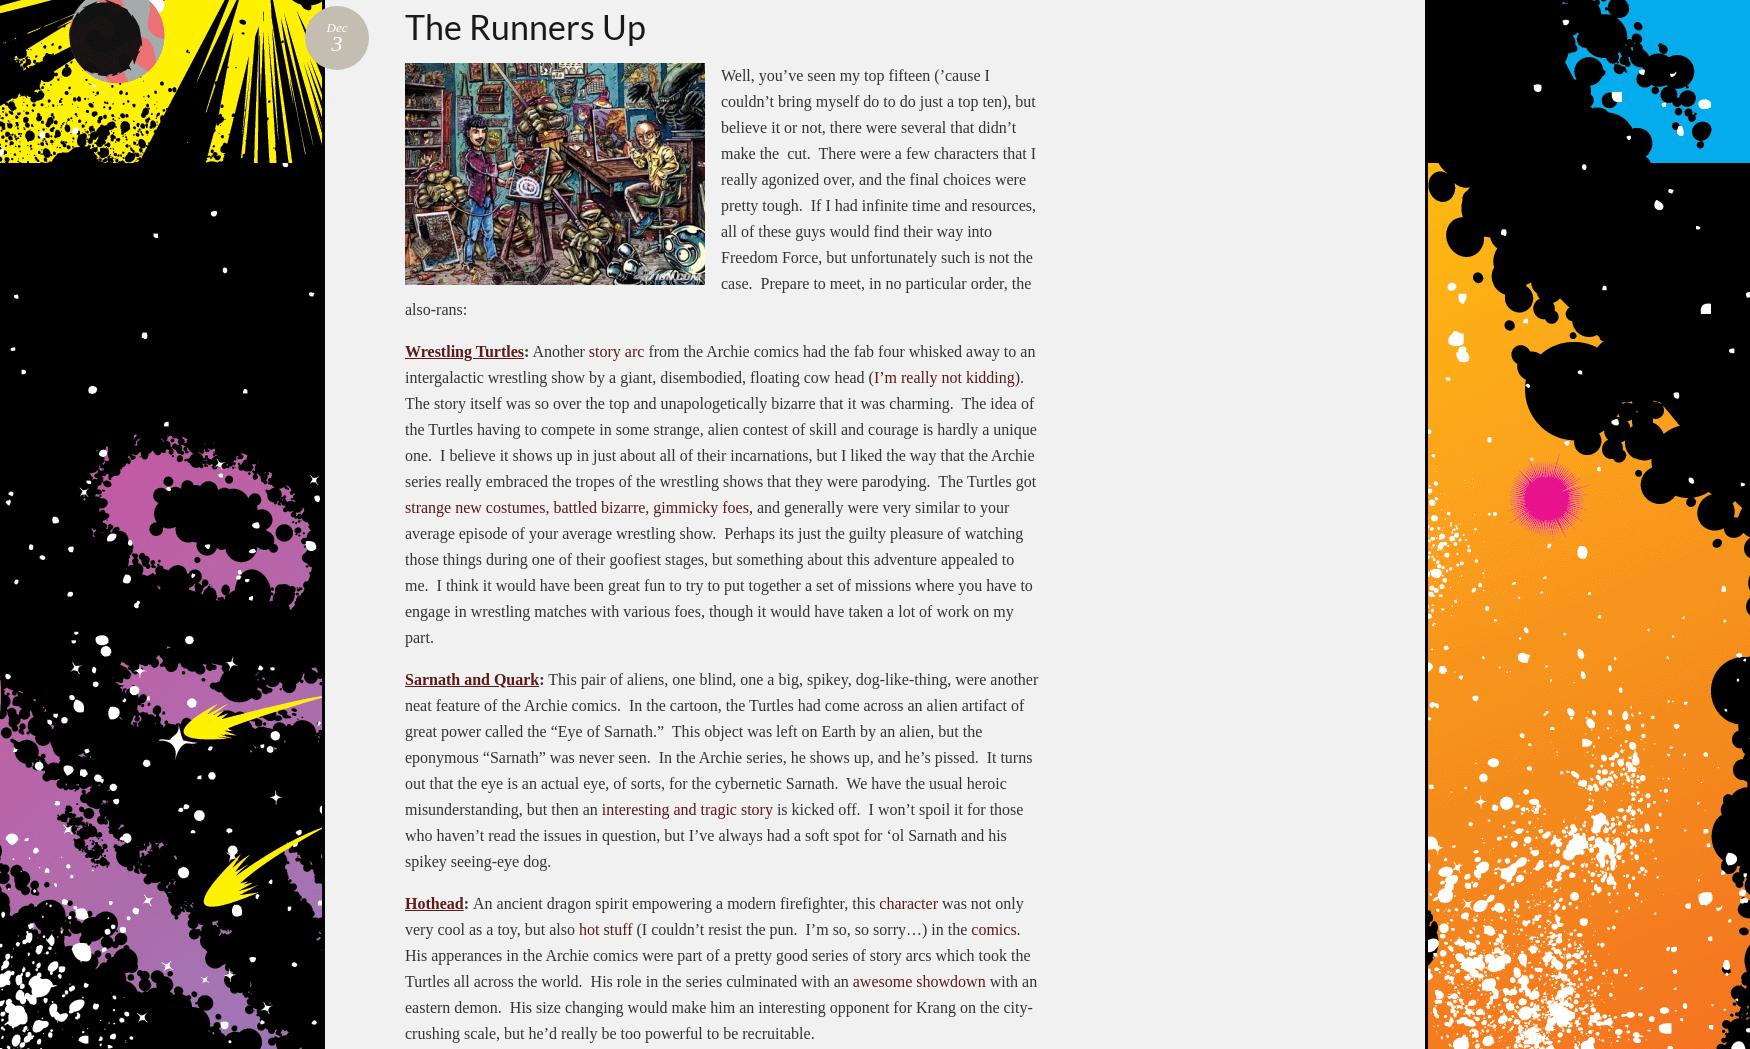  Describe the element at coordinates (714, 833) in the screenshot. I see `'is kicked off.  I won’t spoil it for those who haven’t read the issues in question, but I’ve always had a soft spot for ‘ol Sarnath and his spikey seeing-eye dog.'` at that location.